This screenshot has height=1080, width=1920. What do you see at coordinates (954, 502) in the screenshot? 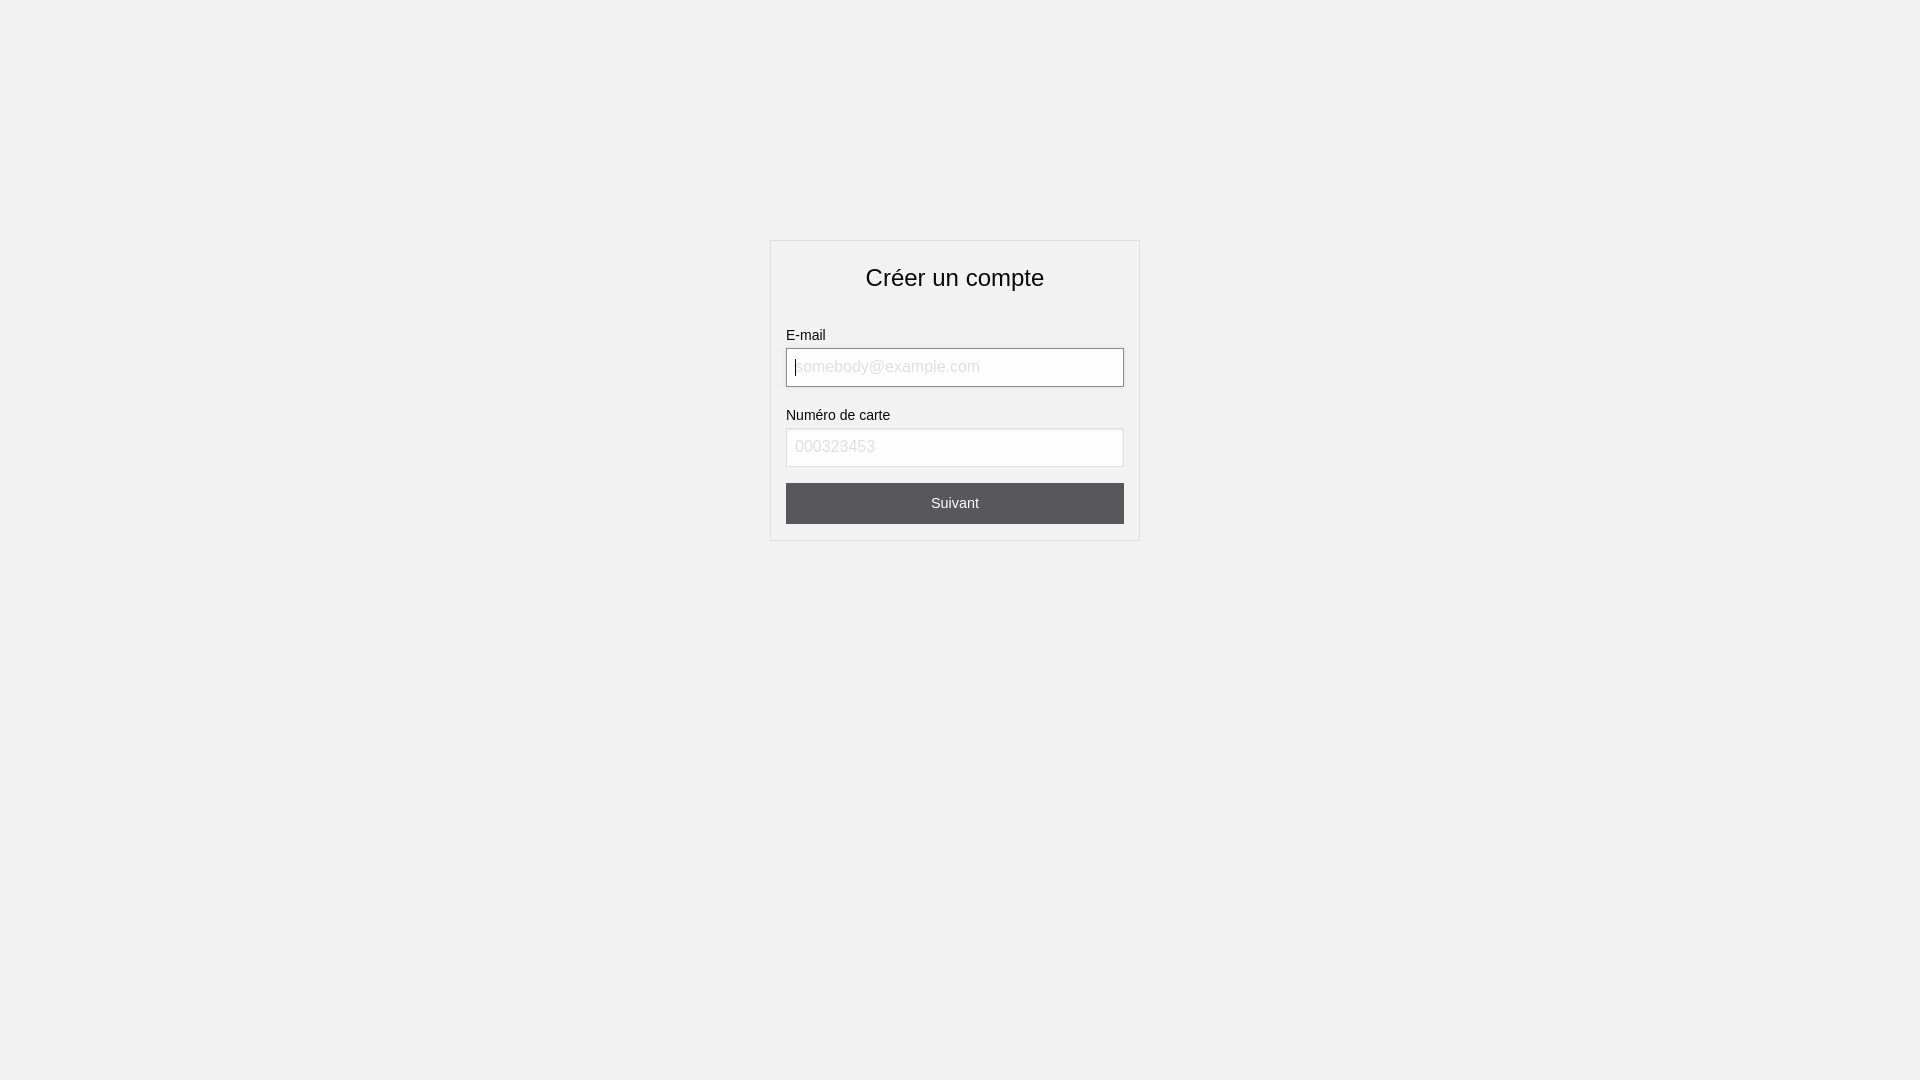
I see `'Suivant'` at bounding box center [954, 502].